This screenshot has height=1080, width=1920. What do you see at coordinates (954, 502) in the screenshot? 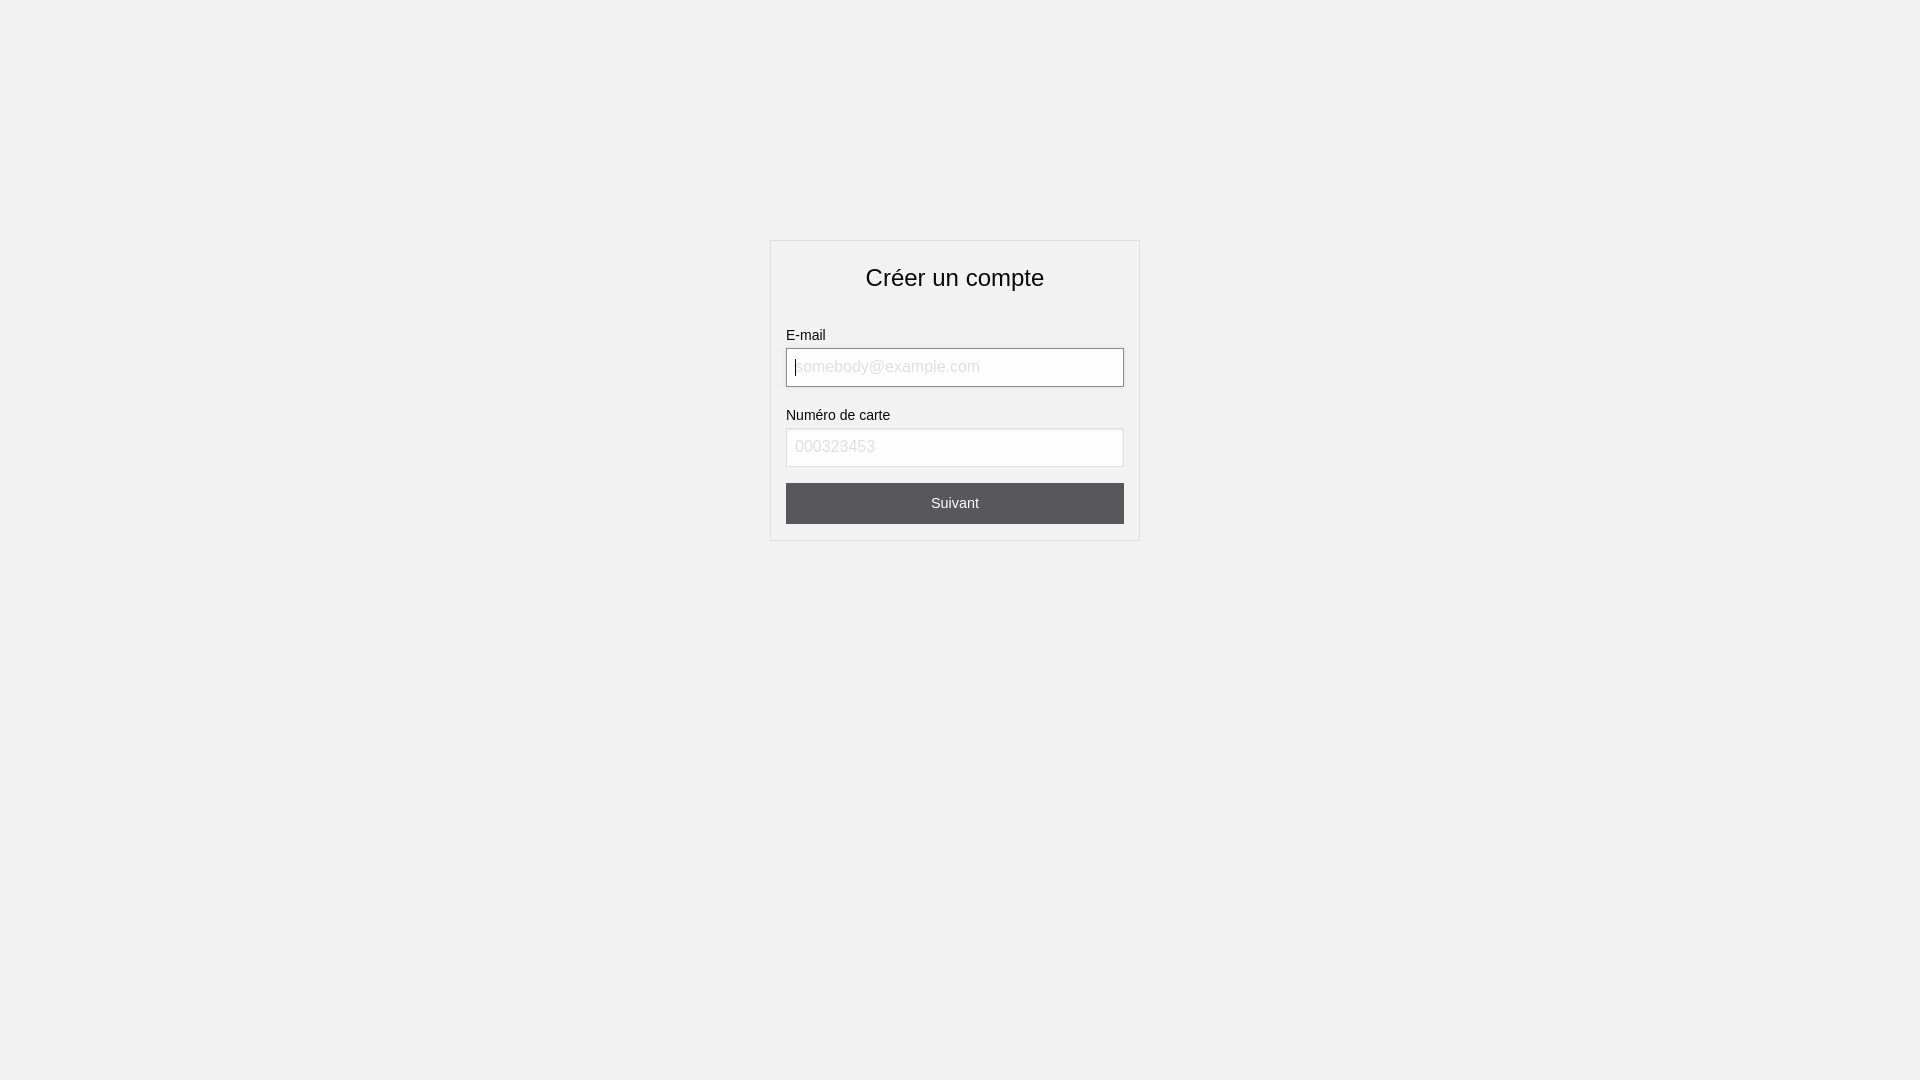
I see `'Suivant'` at bounding box center [954, 502].